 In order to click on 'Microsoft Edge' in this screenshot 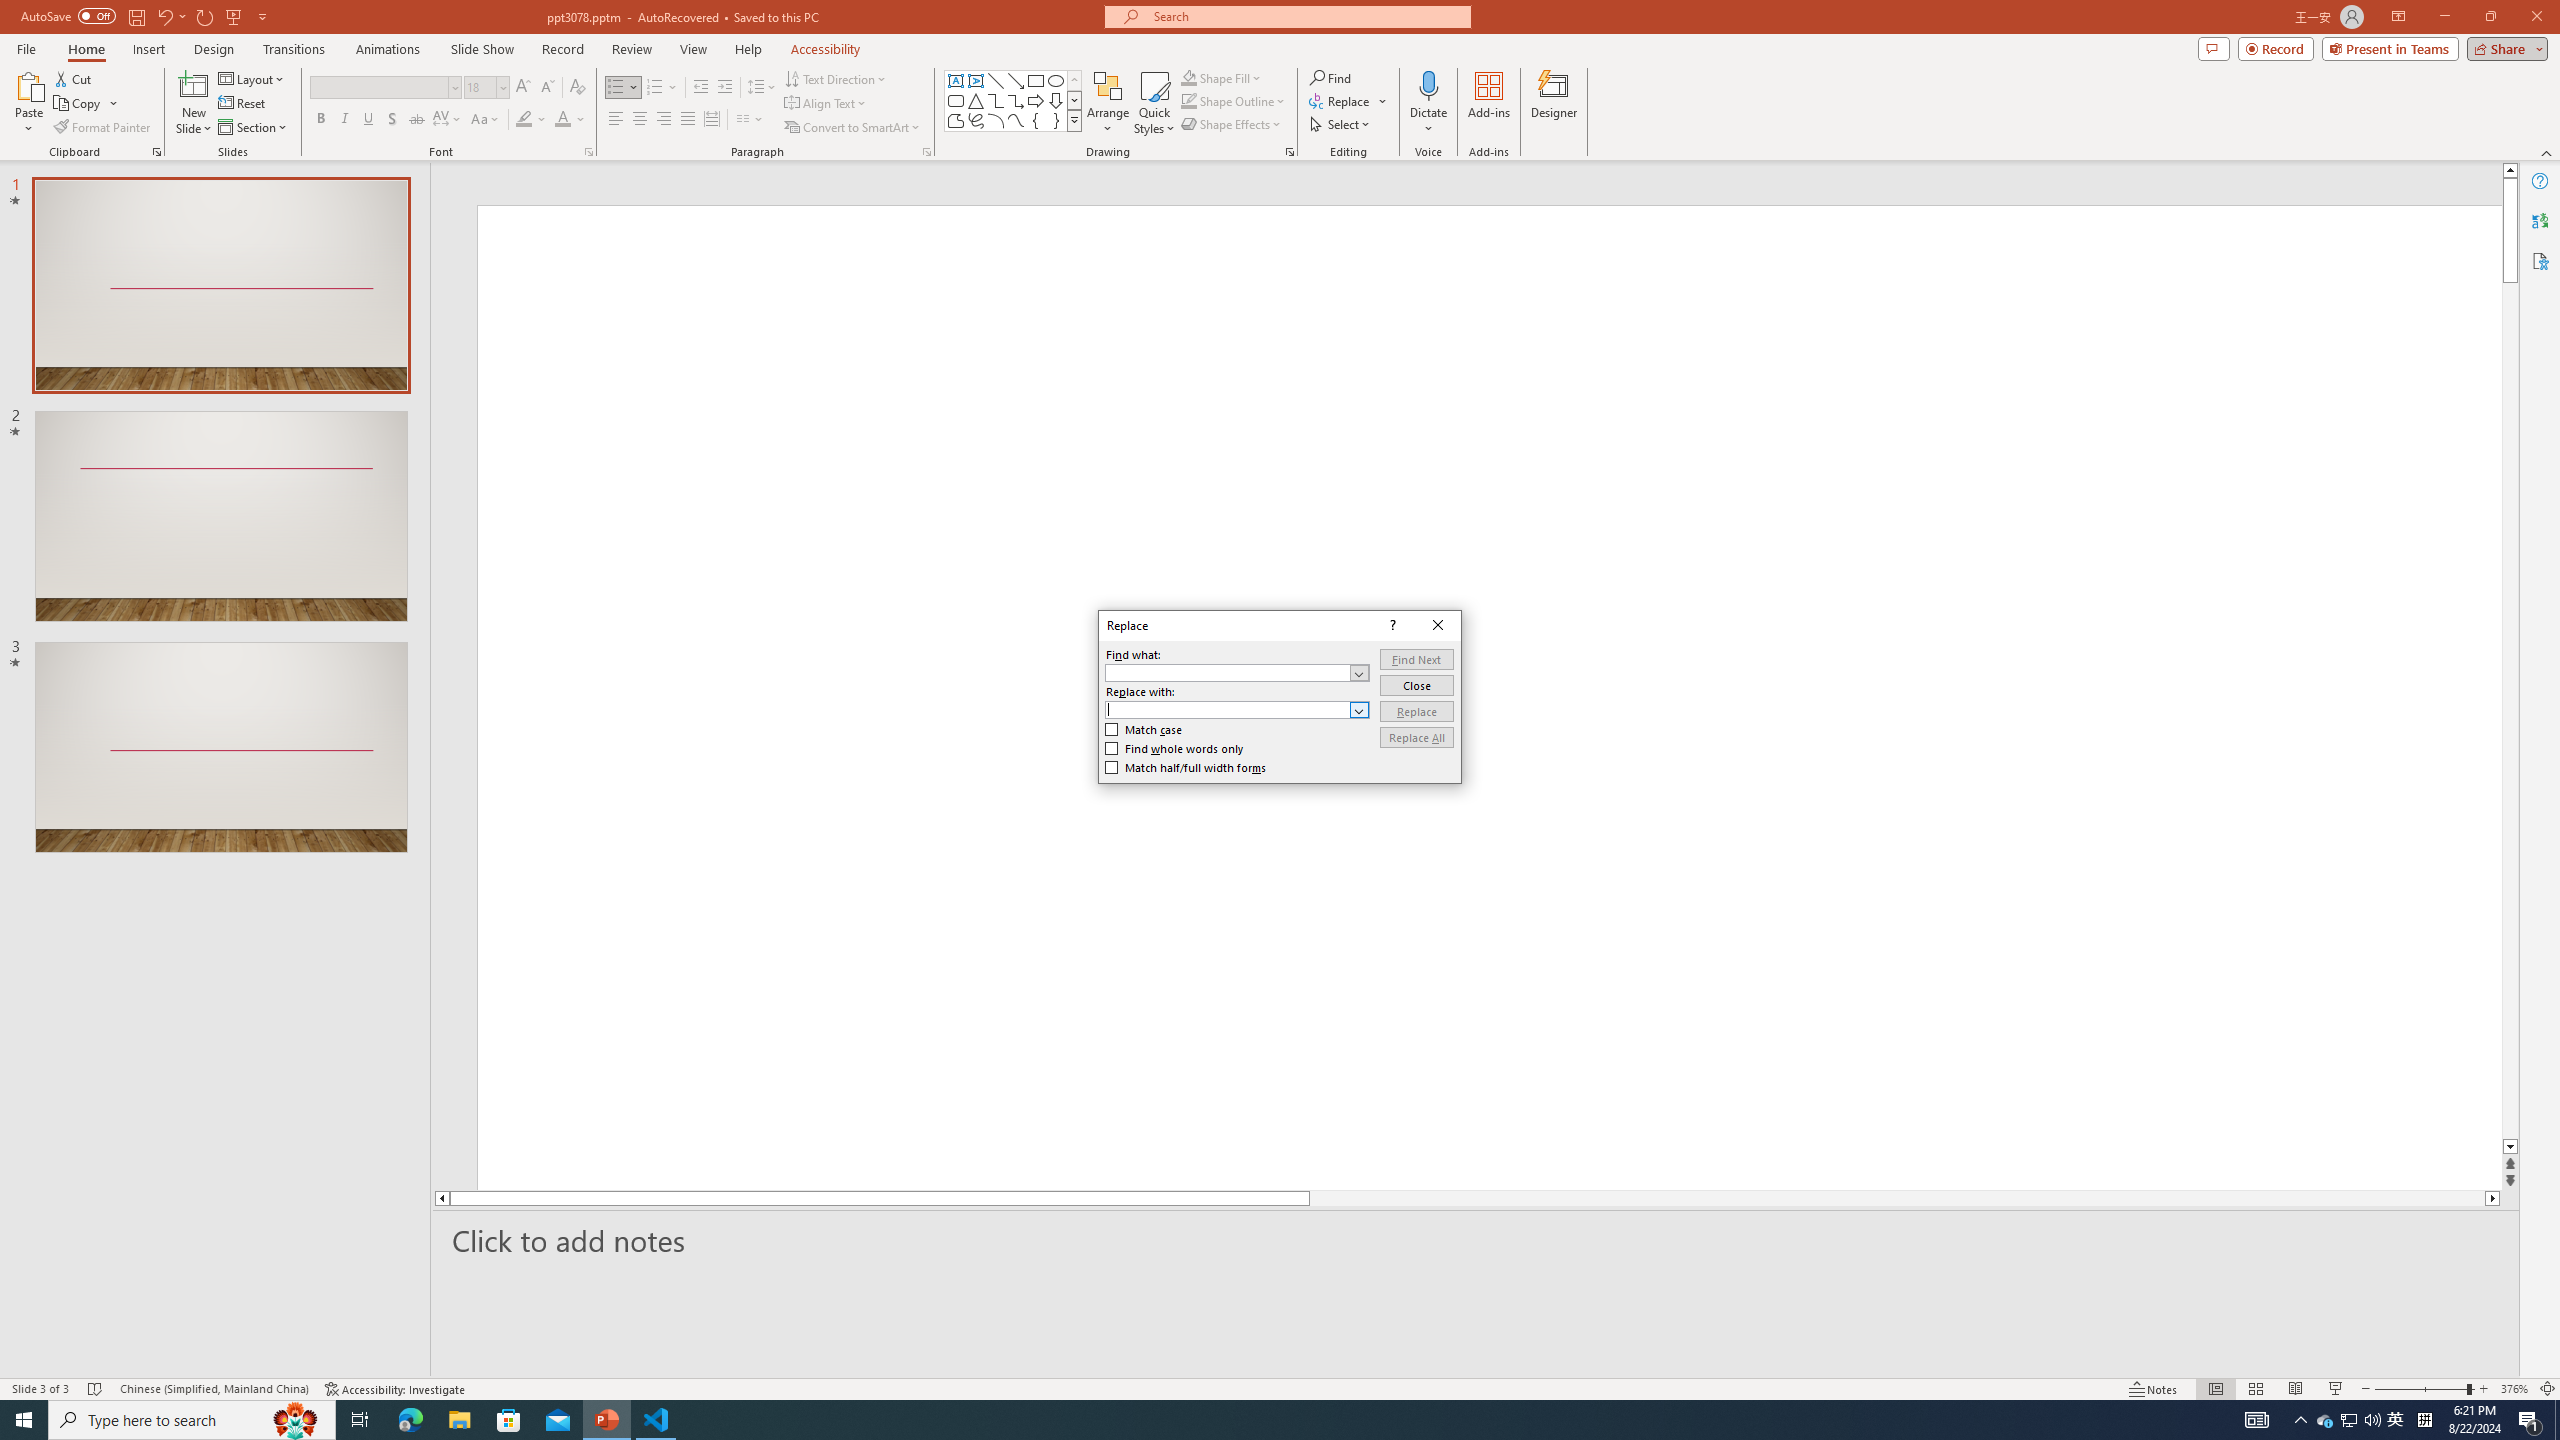, I will do `click(409, 1418)`.